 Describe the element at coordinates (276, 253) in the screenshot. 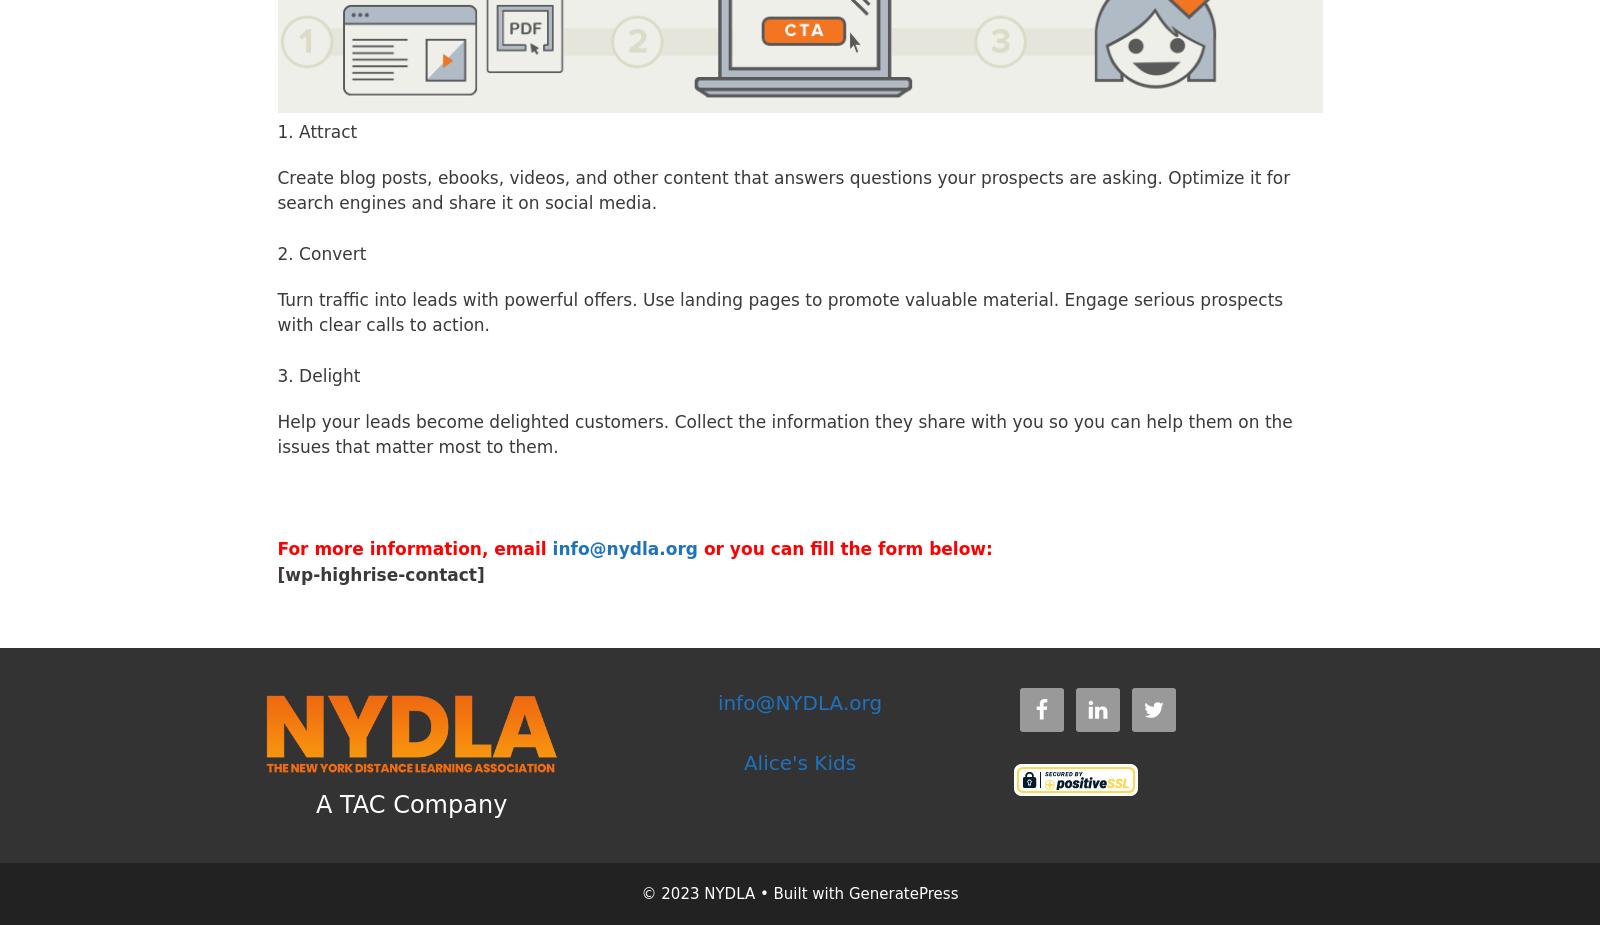

I see `'2. Convert'` at that location.